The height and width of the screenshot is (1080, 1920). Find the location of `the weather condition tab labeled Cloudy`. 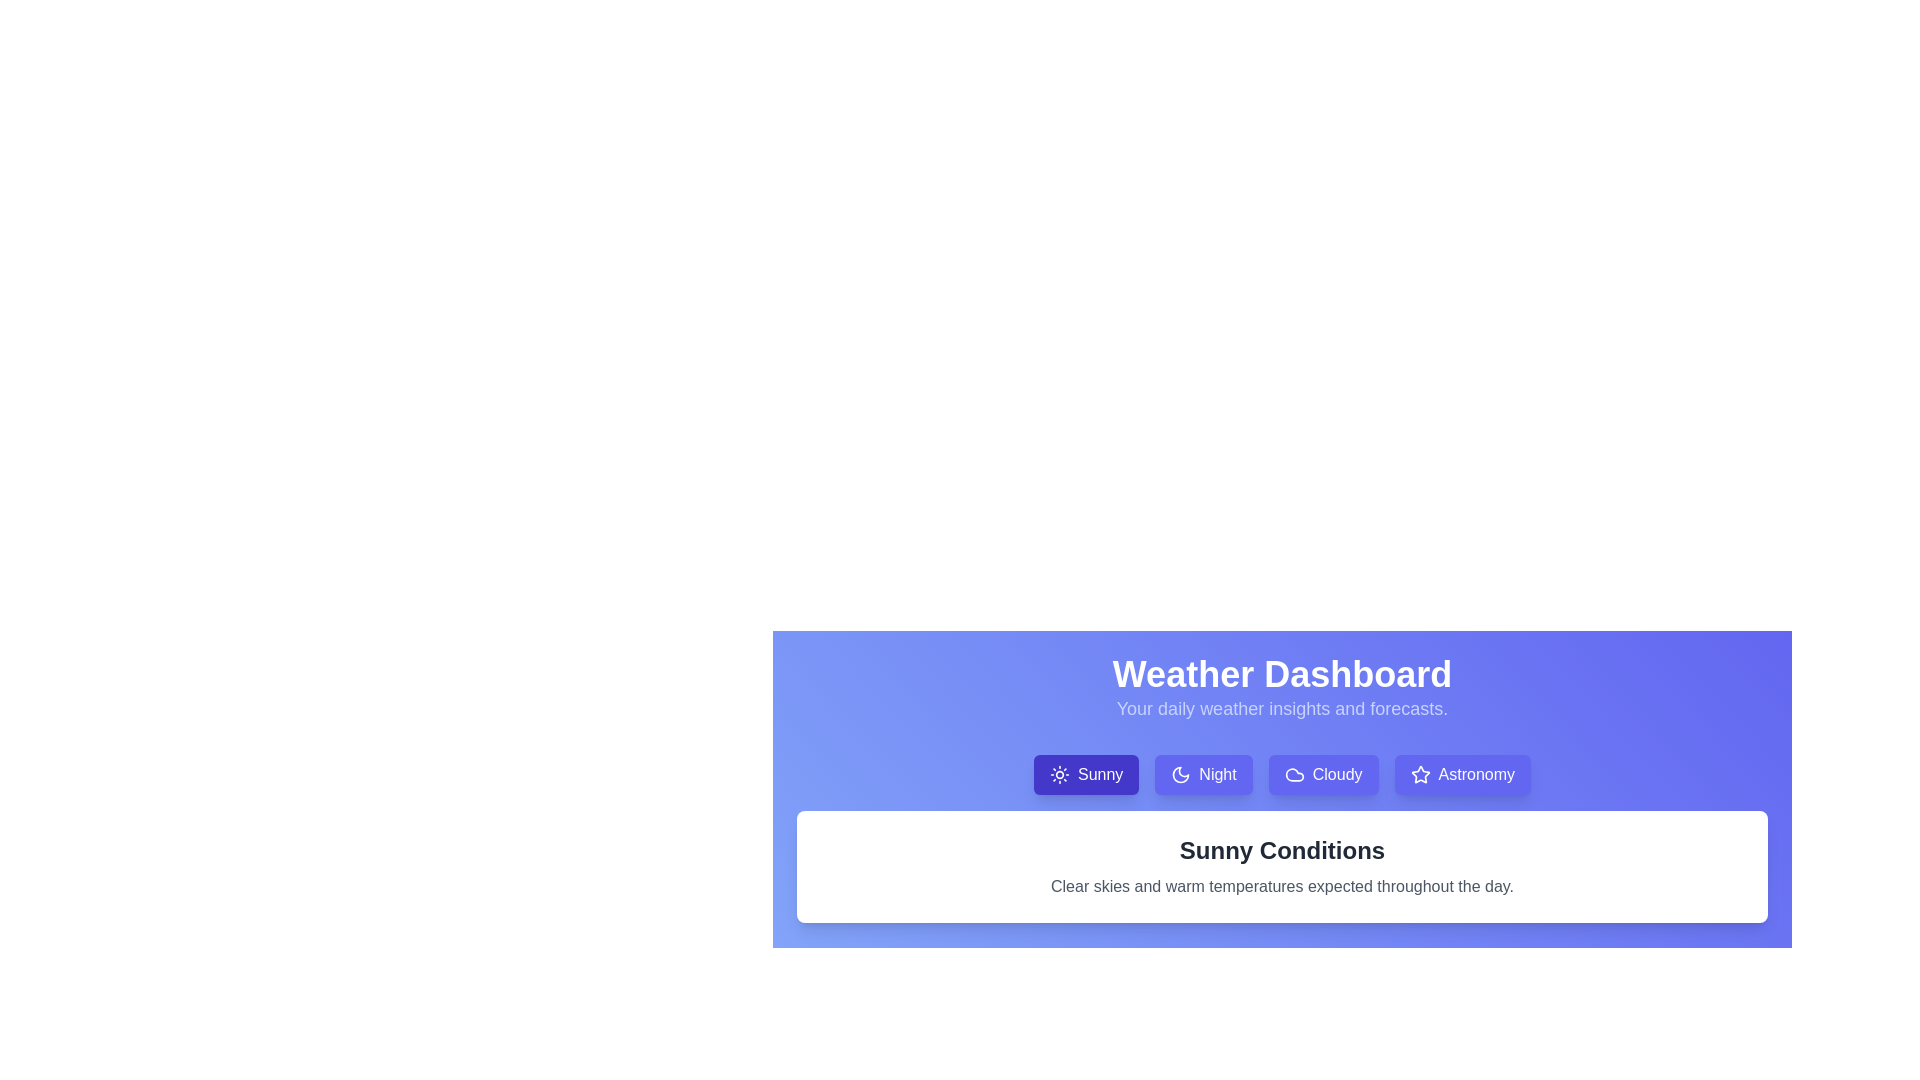

the weather condition tab labeled Cloudy is located at coordinates (1323, 774).